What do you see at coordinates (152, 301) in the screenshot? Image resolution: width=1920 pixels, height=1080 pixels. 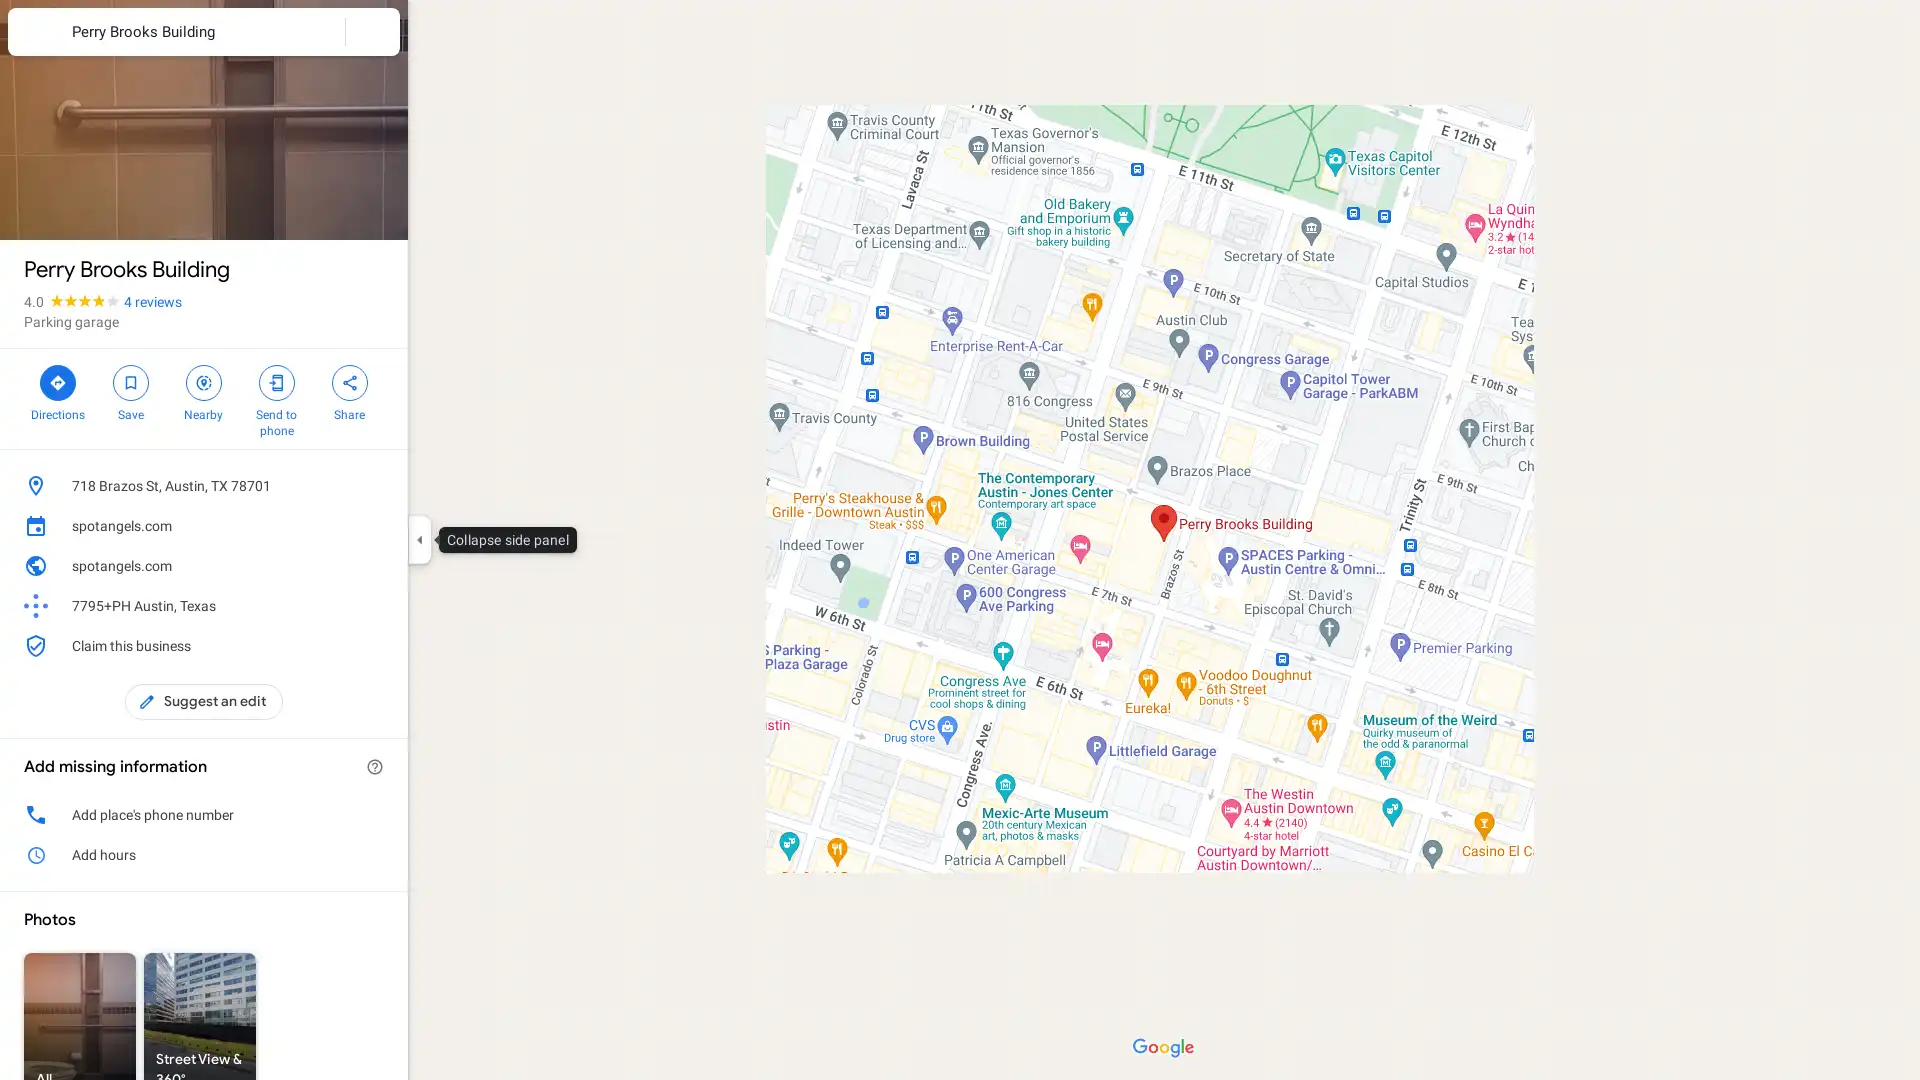 I see `4 reviews` at bounding box center [152, 301].